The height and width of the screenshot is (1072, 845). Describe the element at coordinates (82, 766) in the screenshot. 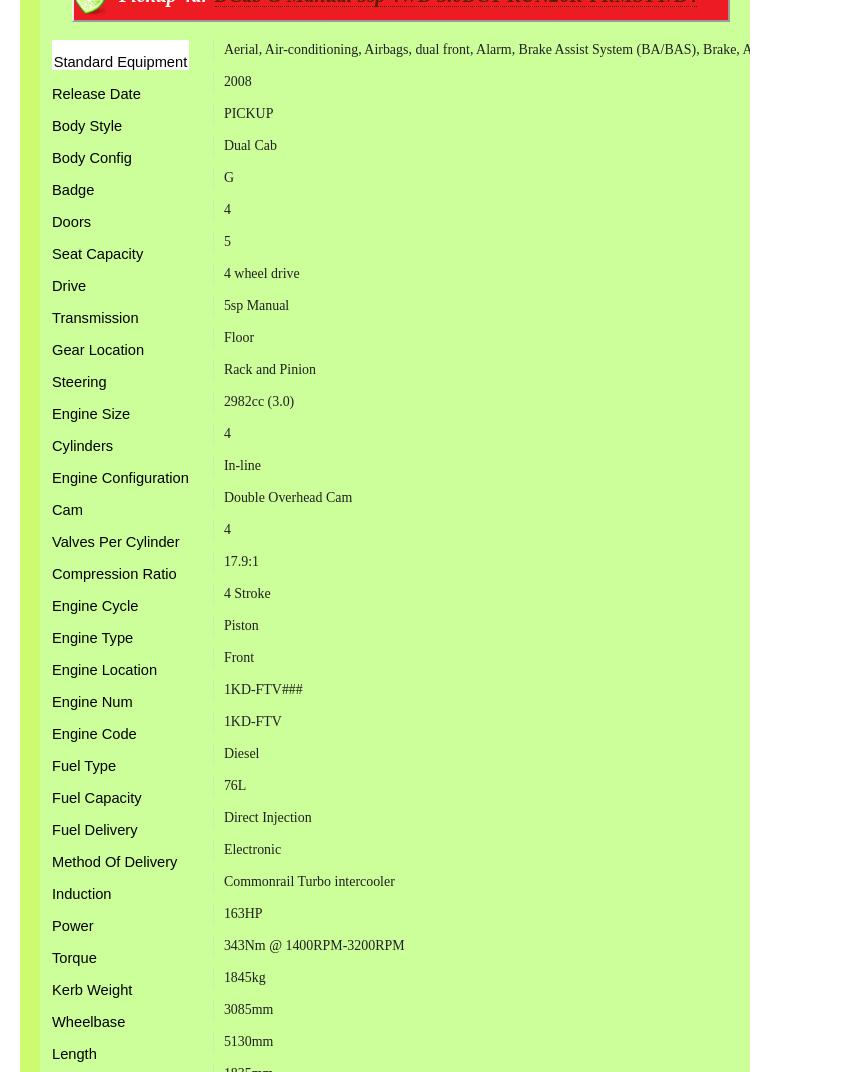

I see `'Fuel Type'` at that location.